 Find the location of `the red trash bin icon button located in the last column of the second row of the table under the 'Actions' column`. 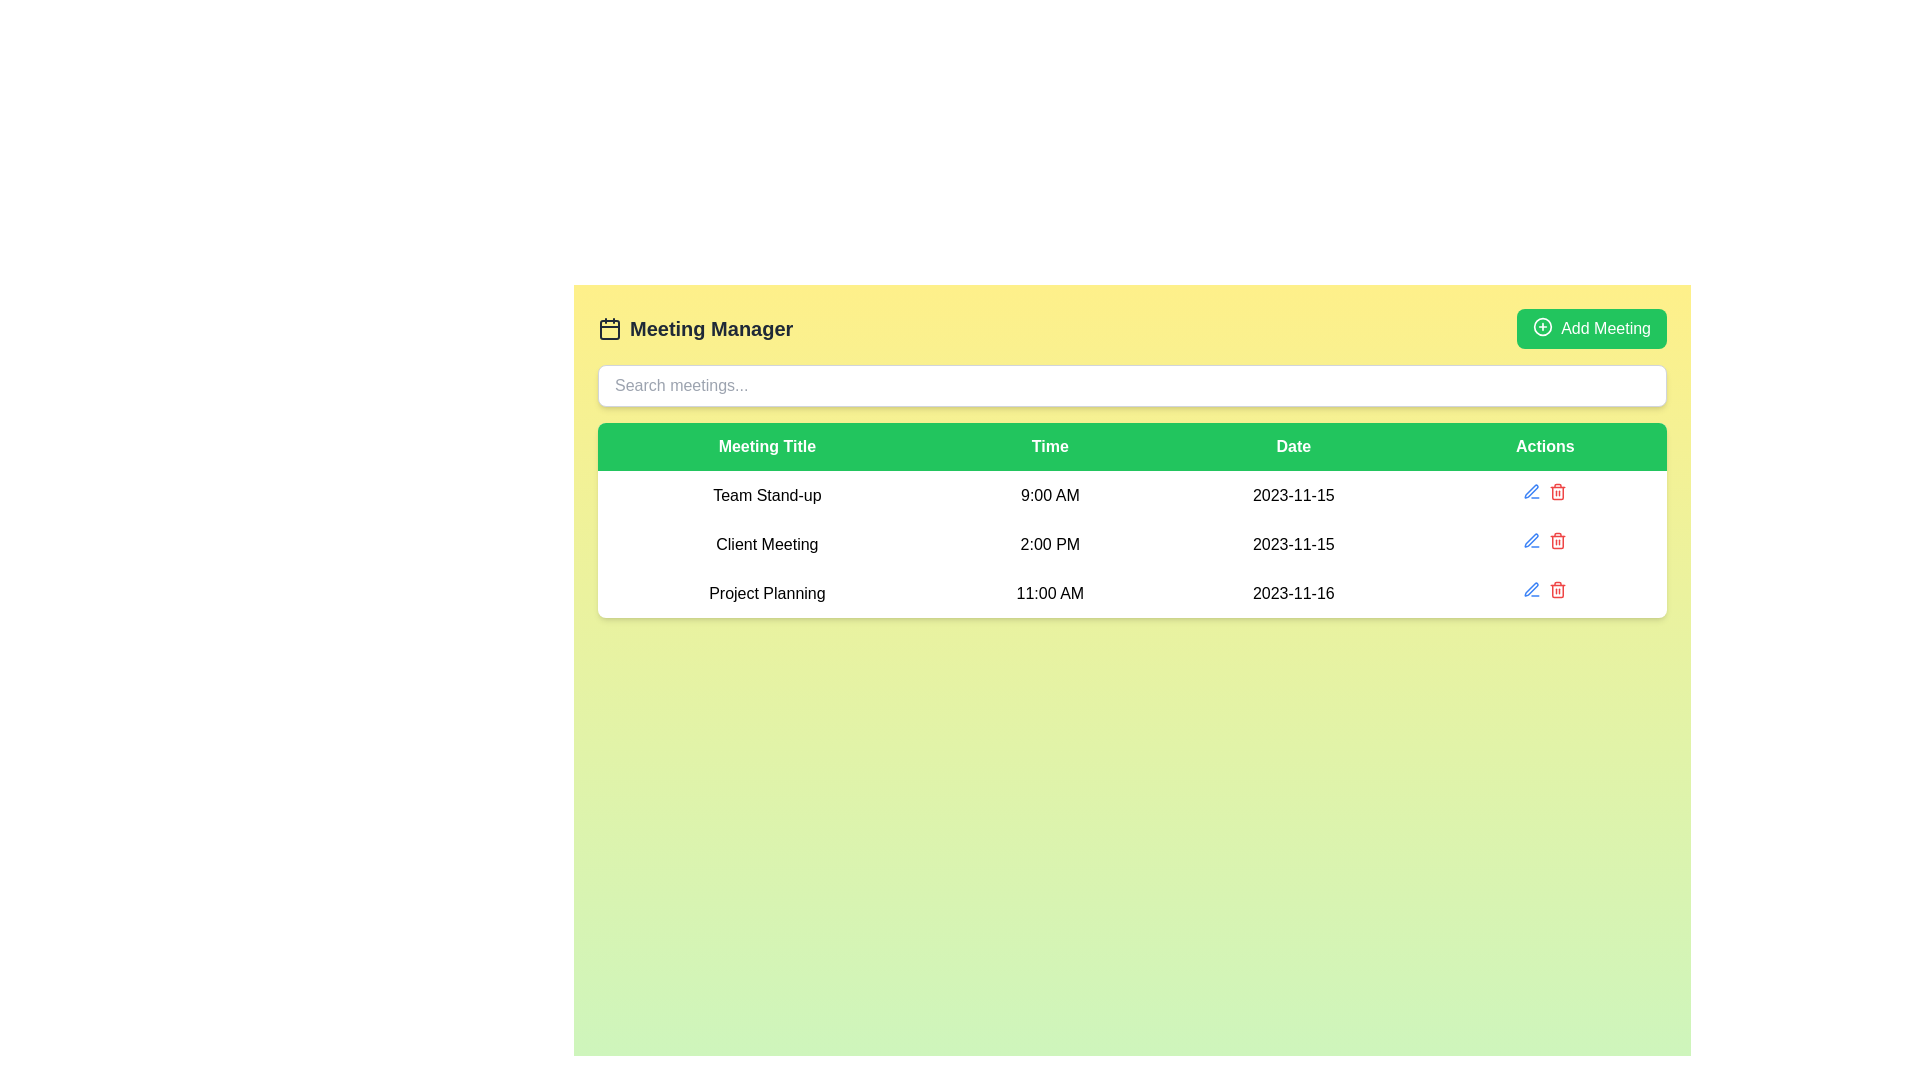

the red trash bin icon button located in the last column of the second row of the table under the 'Actions' column is located at coordinates (1557, 492).